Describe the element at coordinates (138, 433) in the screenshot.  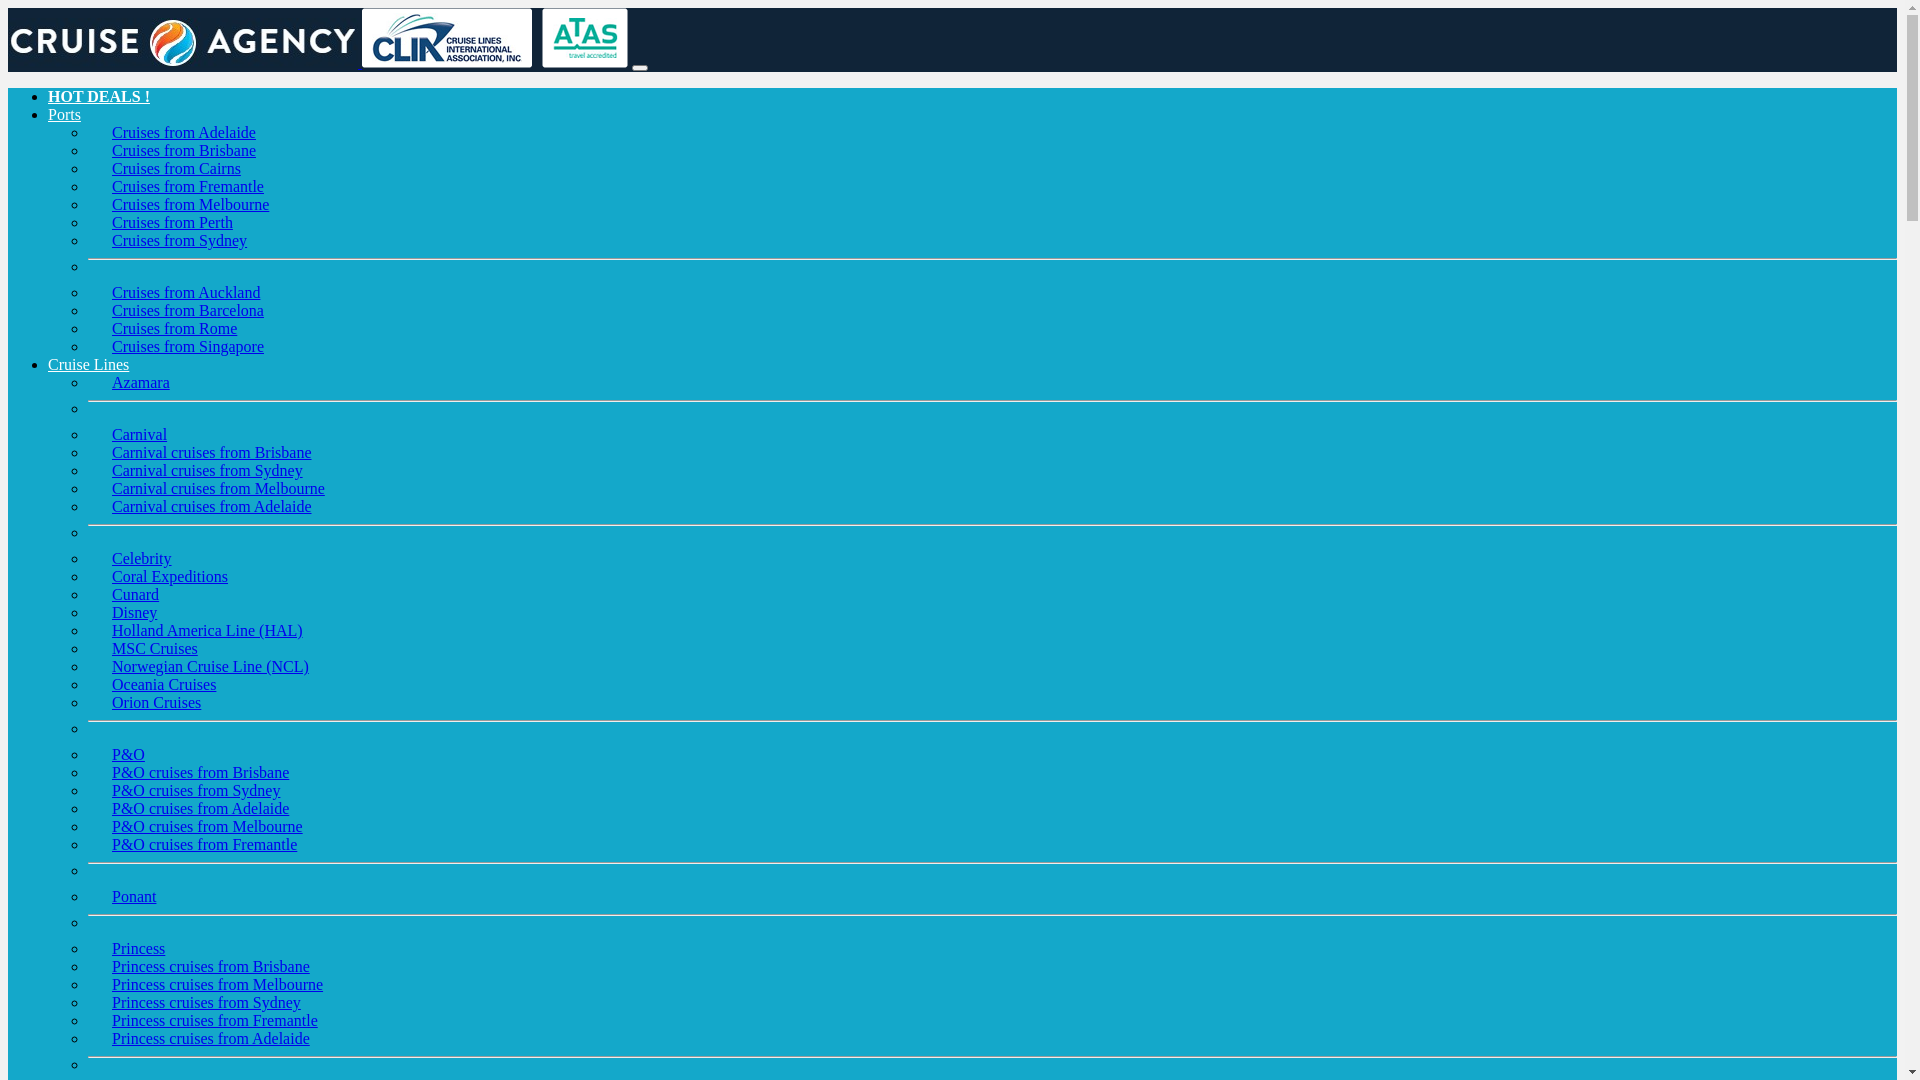
I see `'Carnival'` at that location.